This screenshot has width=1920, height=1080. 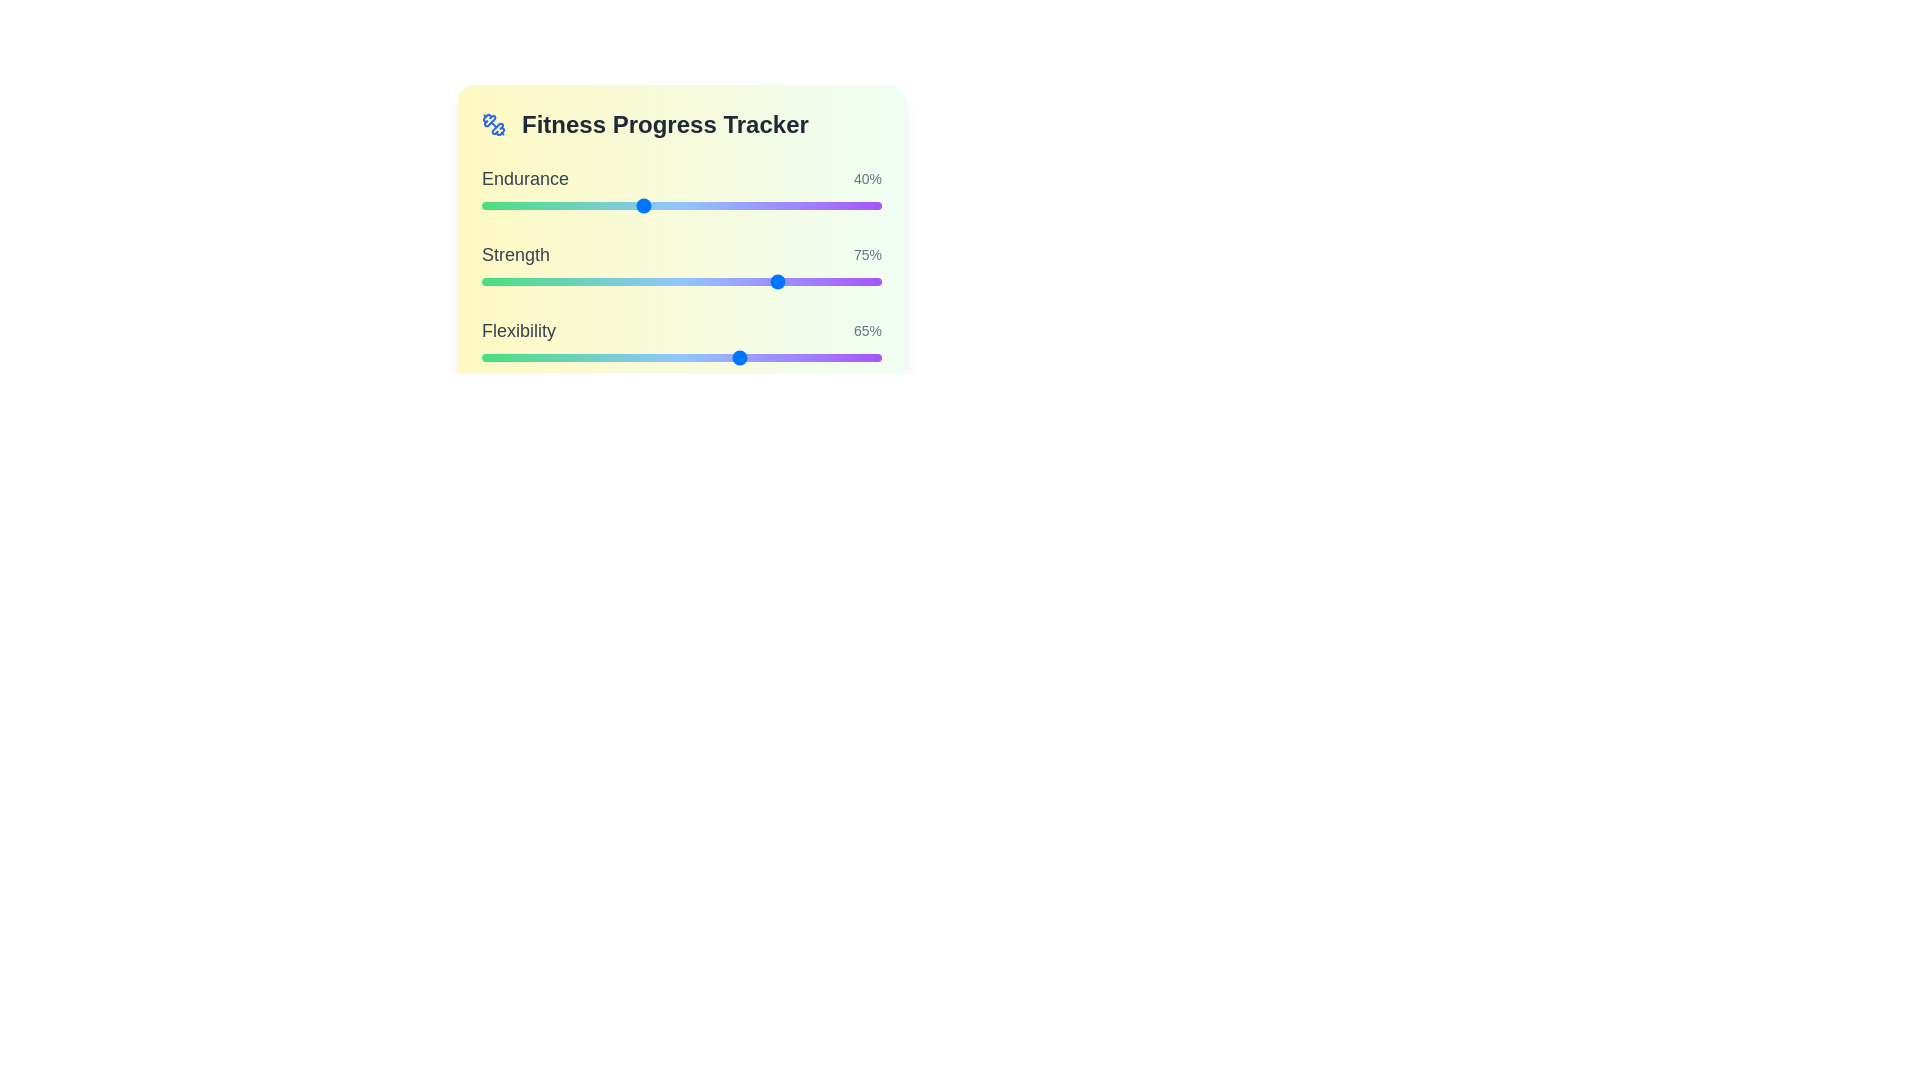 I want to click on the handle of the Strength slider (the second slider in the vertical layout), so click(x=681, y=281).